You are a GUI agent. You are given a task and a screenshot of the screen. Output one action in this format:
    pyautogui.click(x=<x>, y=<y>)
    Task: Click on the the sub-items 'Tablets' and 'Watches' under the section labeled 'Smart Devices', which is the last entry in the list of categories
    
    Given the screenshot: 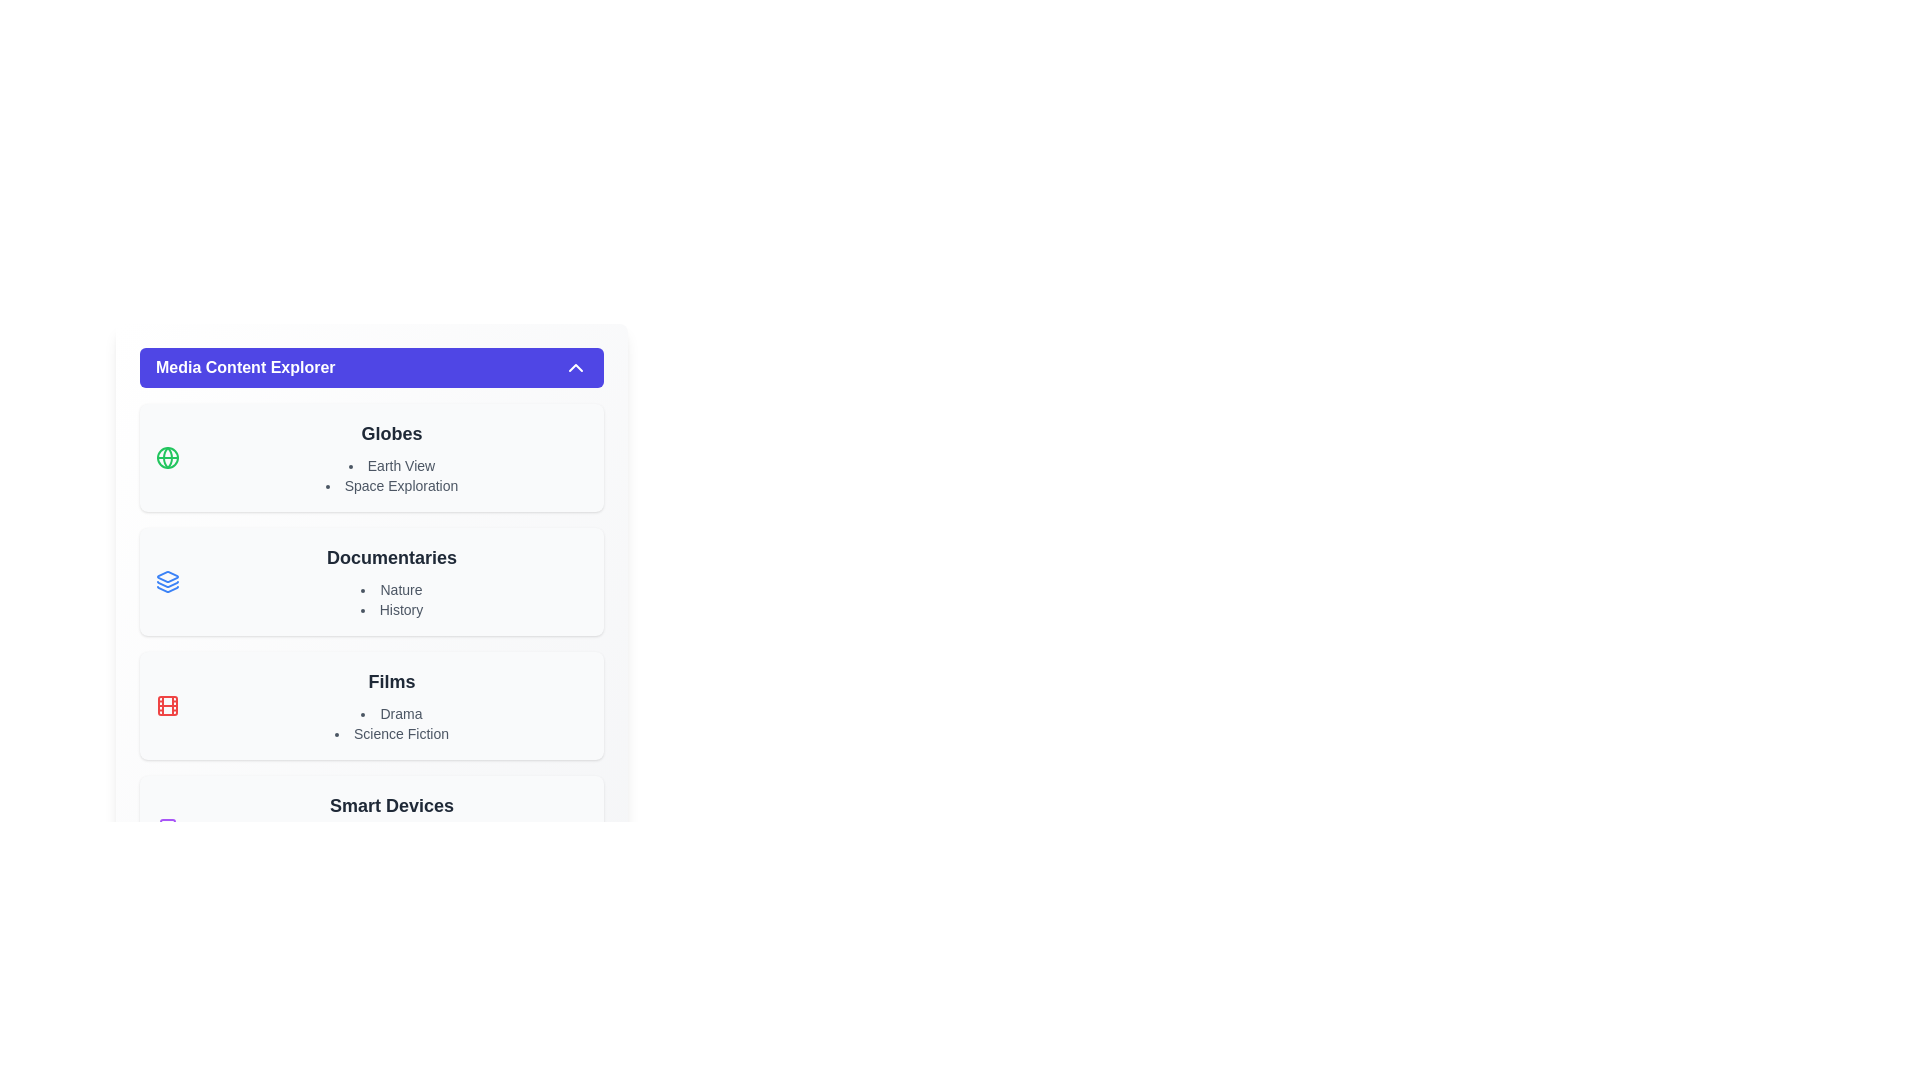 What is the action you would take?
    pyautogui.click(x=372, y=829)
    